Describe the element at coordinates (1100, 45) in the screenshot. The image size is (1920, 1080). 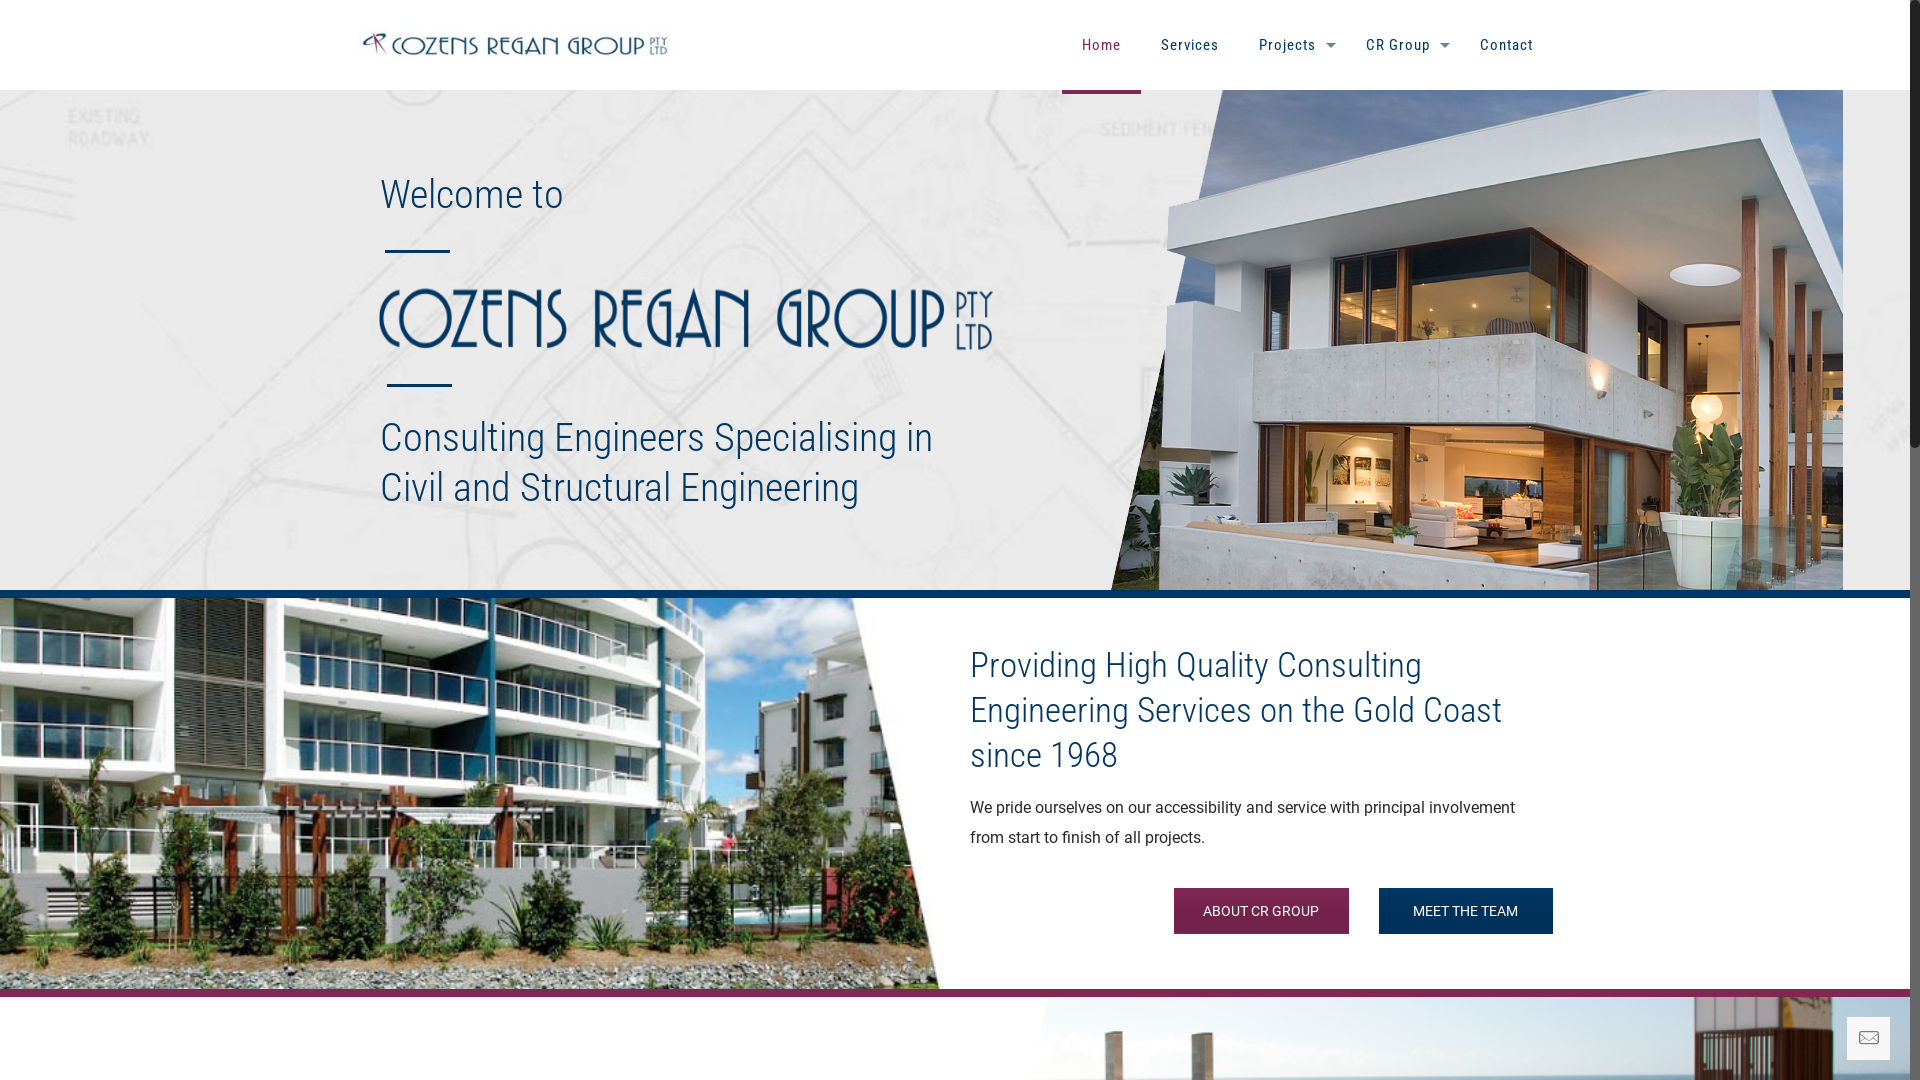
I see `'Home'` at that location.